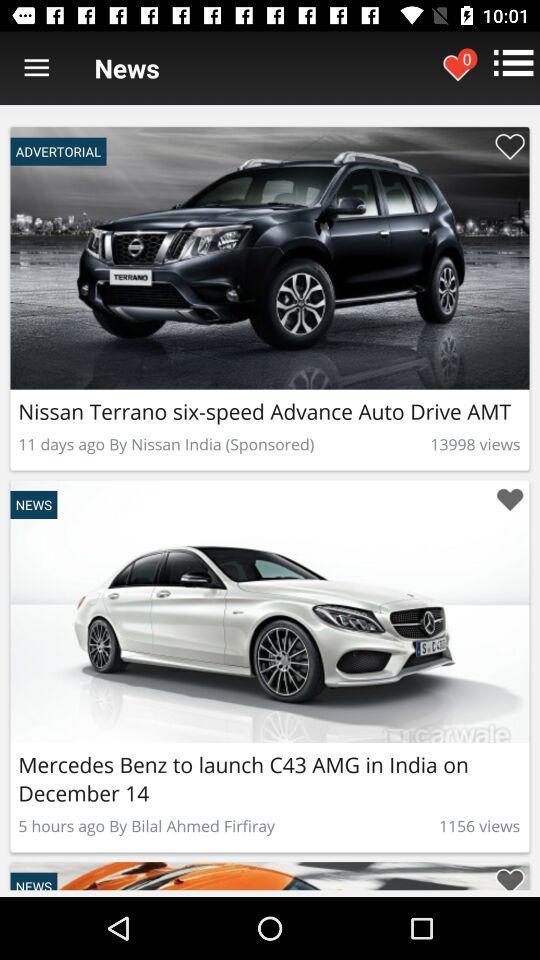 The image size is (540, 960). Describe the element at coordinates (509, 875) in the screenshot. I see `favorites the advertorial` at that location.